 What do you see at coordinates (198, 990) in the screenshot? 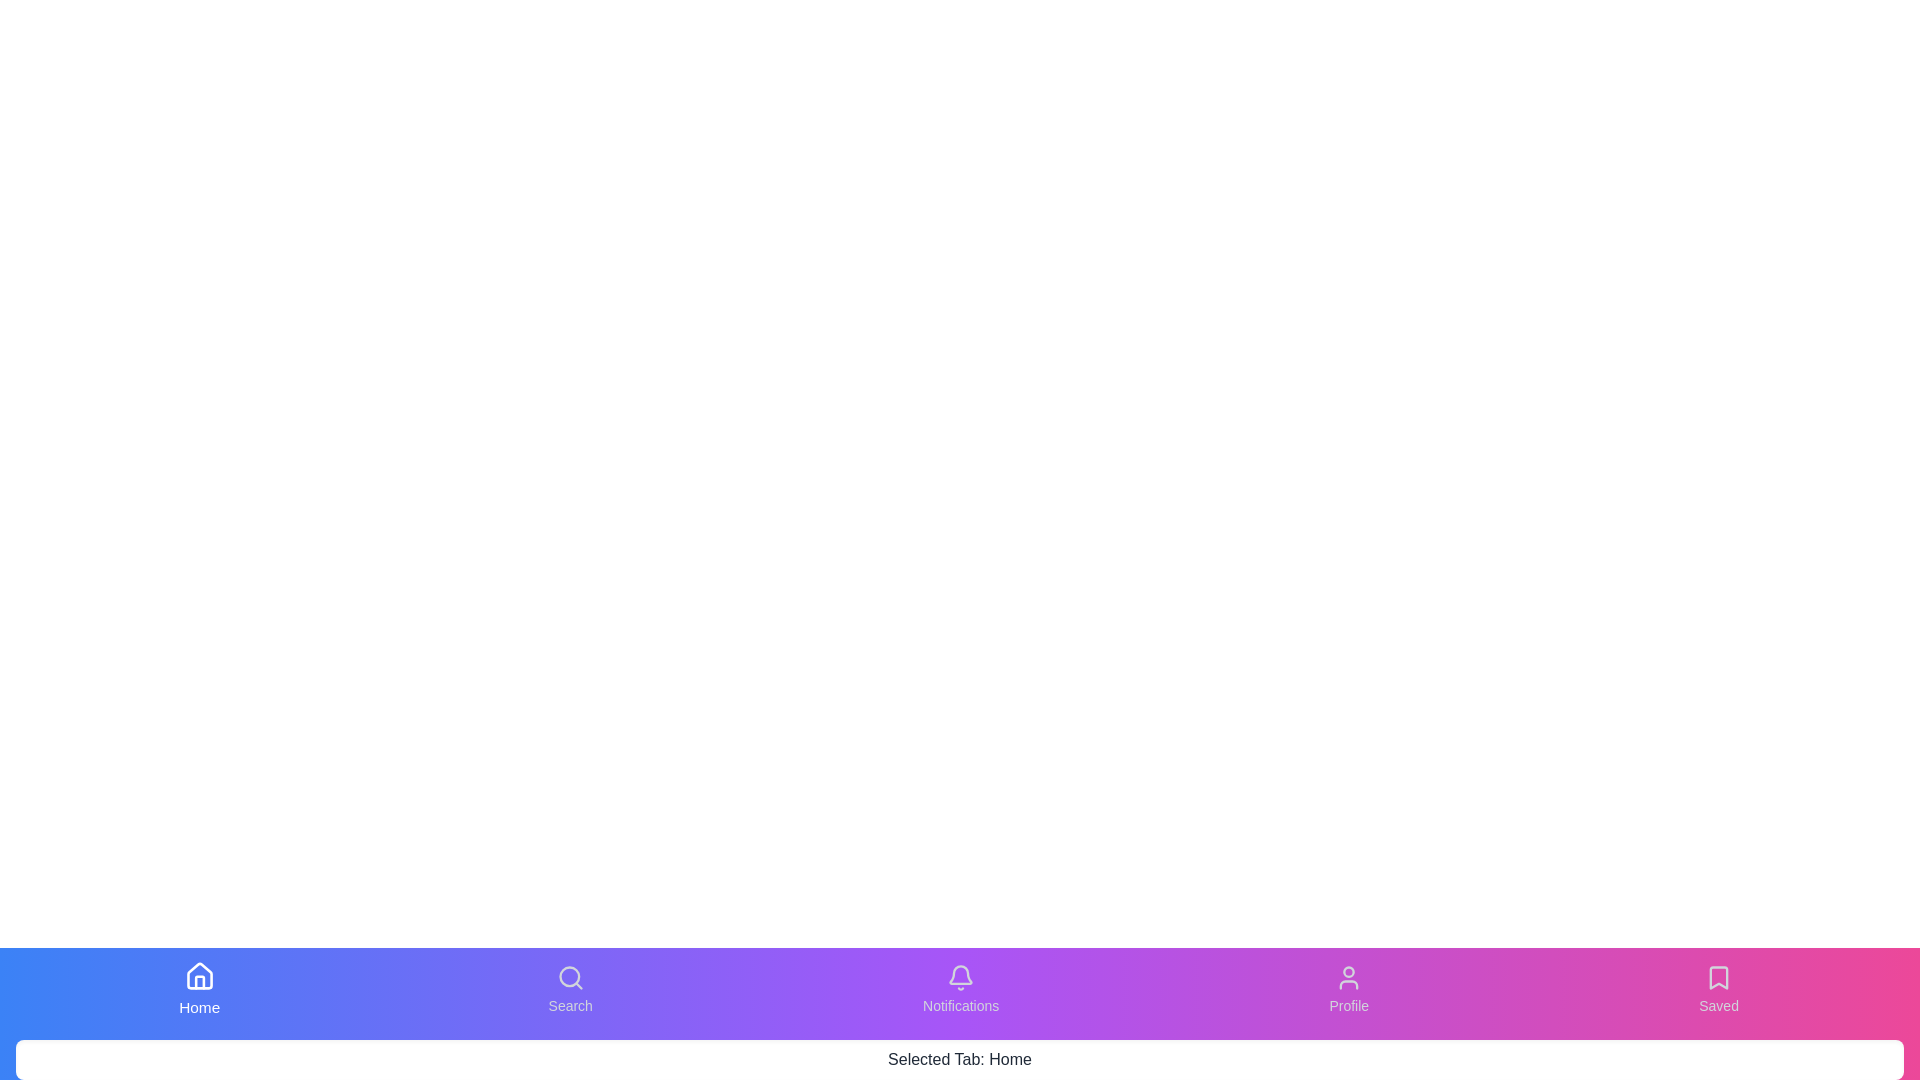
I see `the tab labeled Home from the bottom navigation bar` at bounding box center [198, 990].